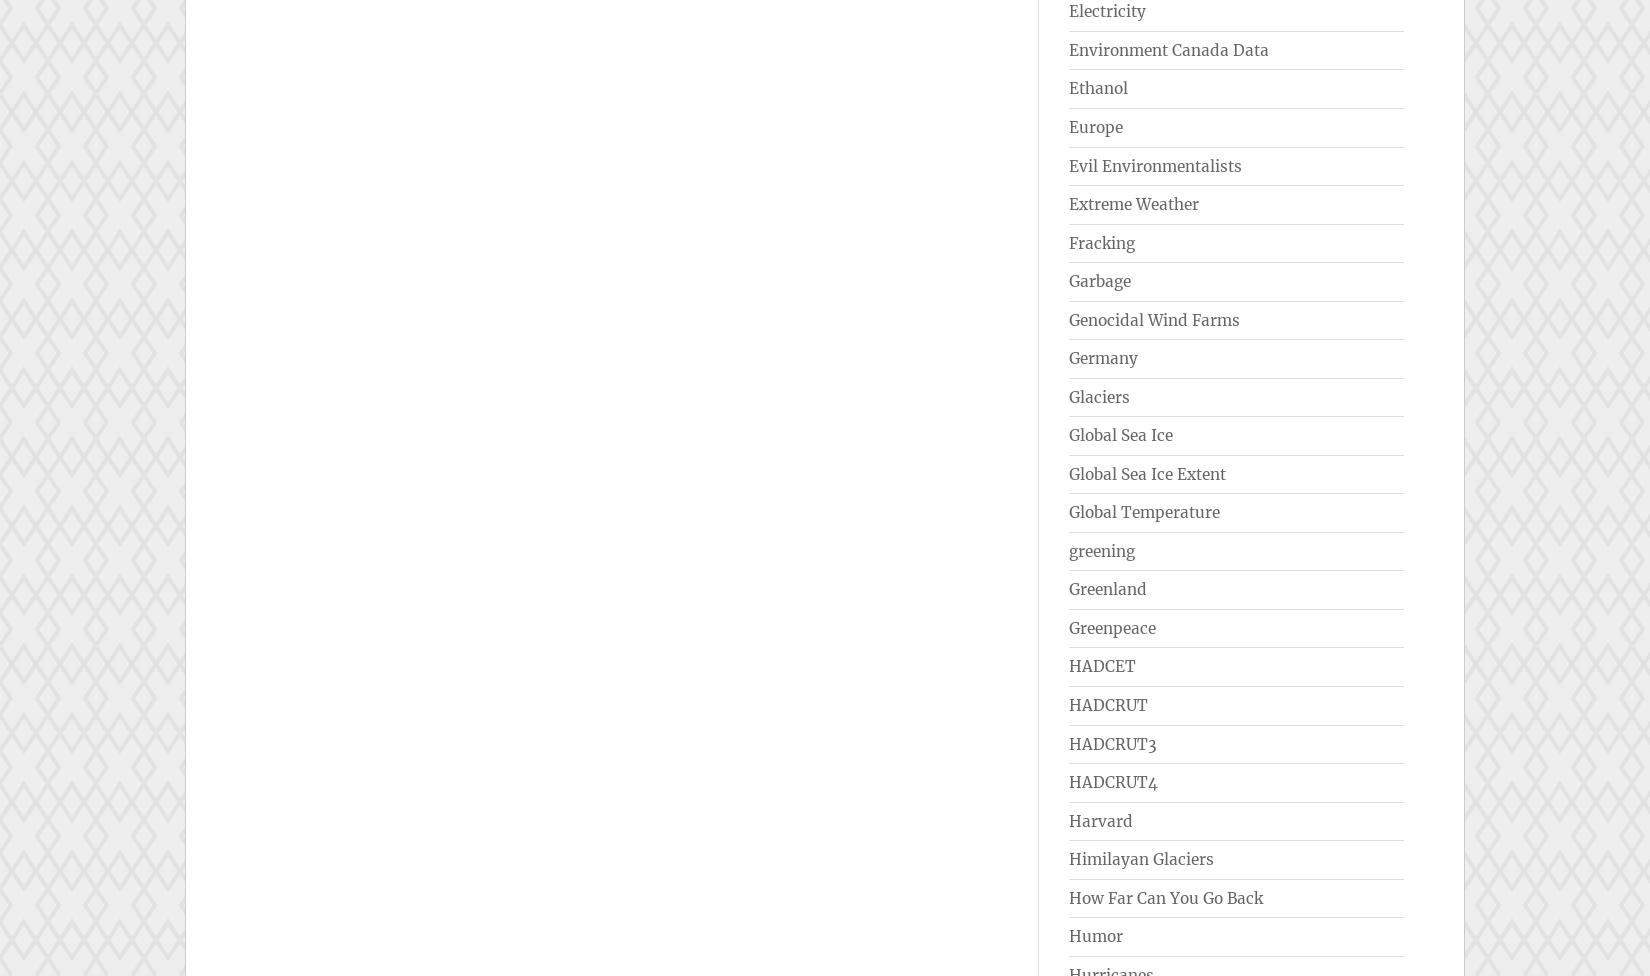  Describe the element at coordinates (1103, 358) in the screenshot. I see `'Germany'` at that location.